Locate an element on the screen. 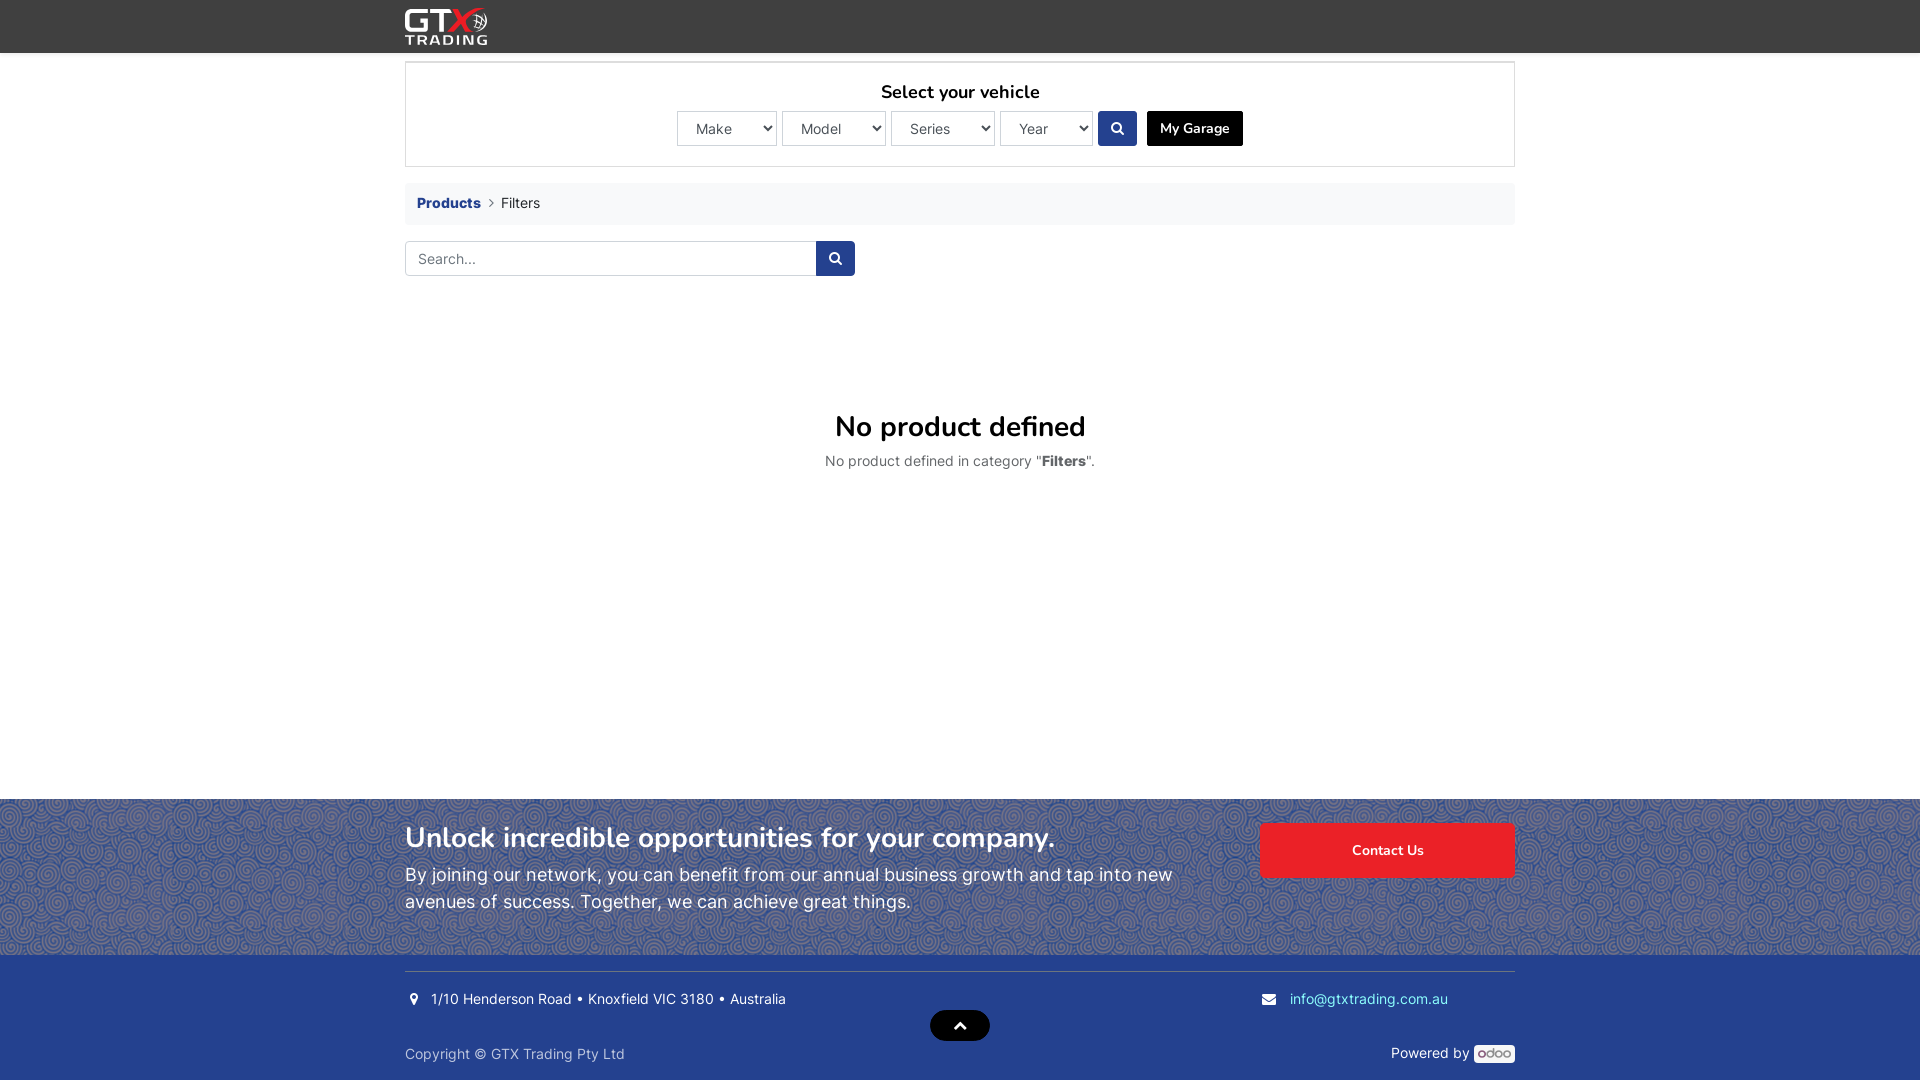  'Contact Us' is located at coordinates (1386, 850).